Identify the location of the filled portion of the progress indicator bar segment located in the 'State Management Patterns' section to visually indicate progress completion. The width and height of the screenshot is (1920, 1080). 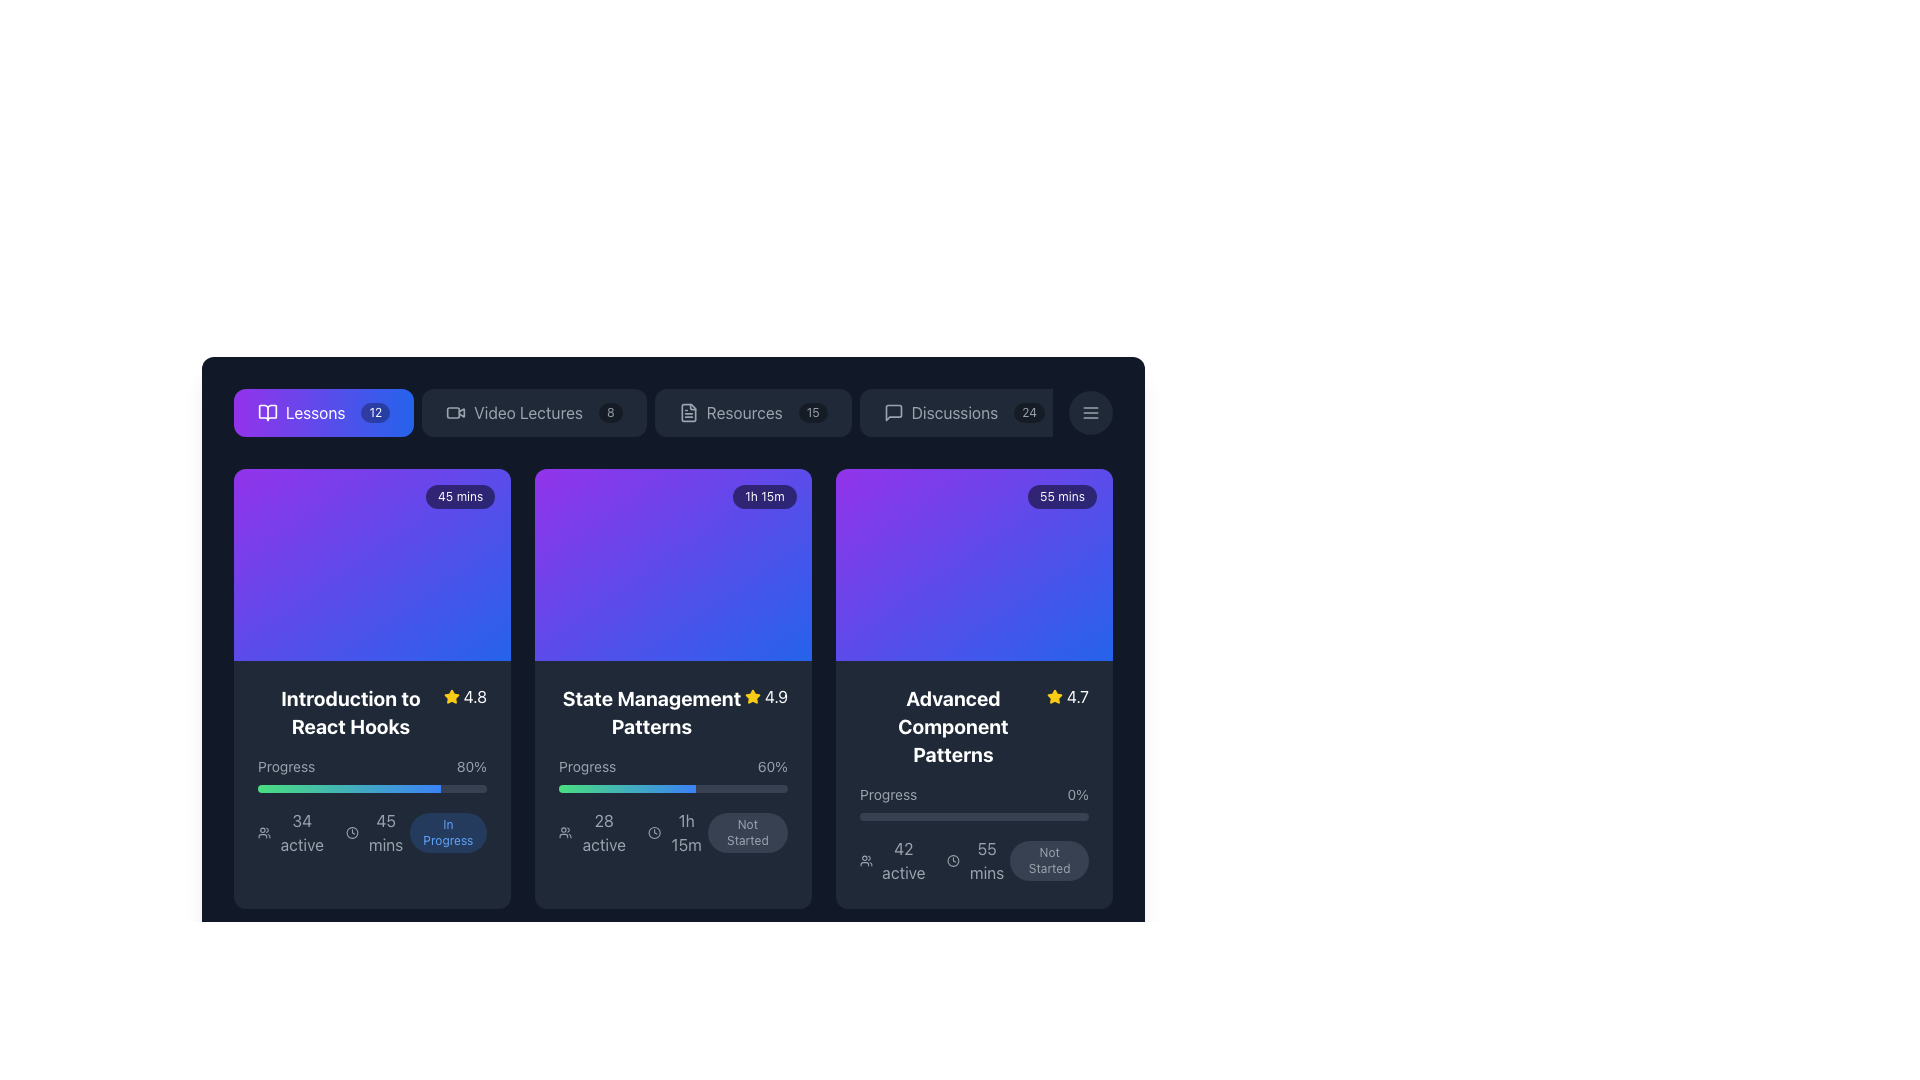
(626, 788).